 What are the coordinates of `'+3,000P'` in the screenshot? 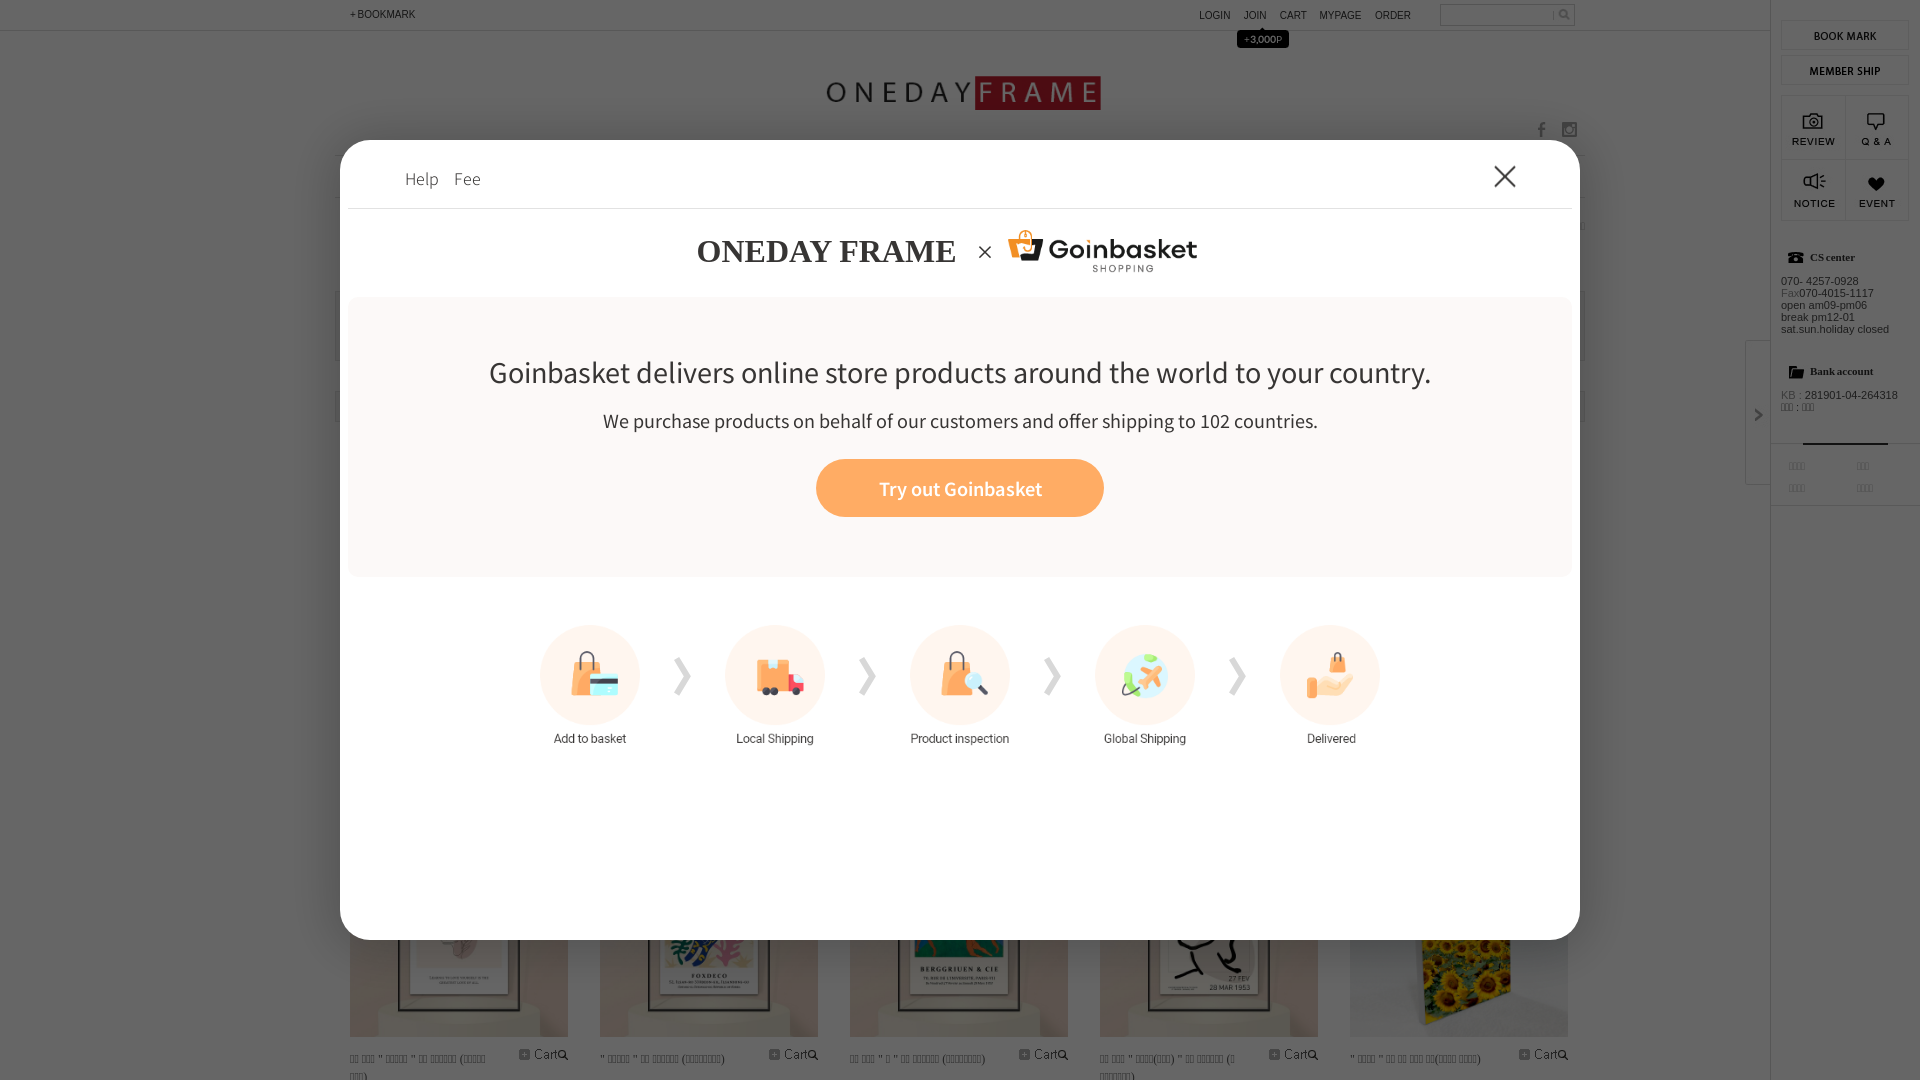 It's located at (1227, 37).